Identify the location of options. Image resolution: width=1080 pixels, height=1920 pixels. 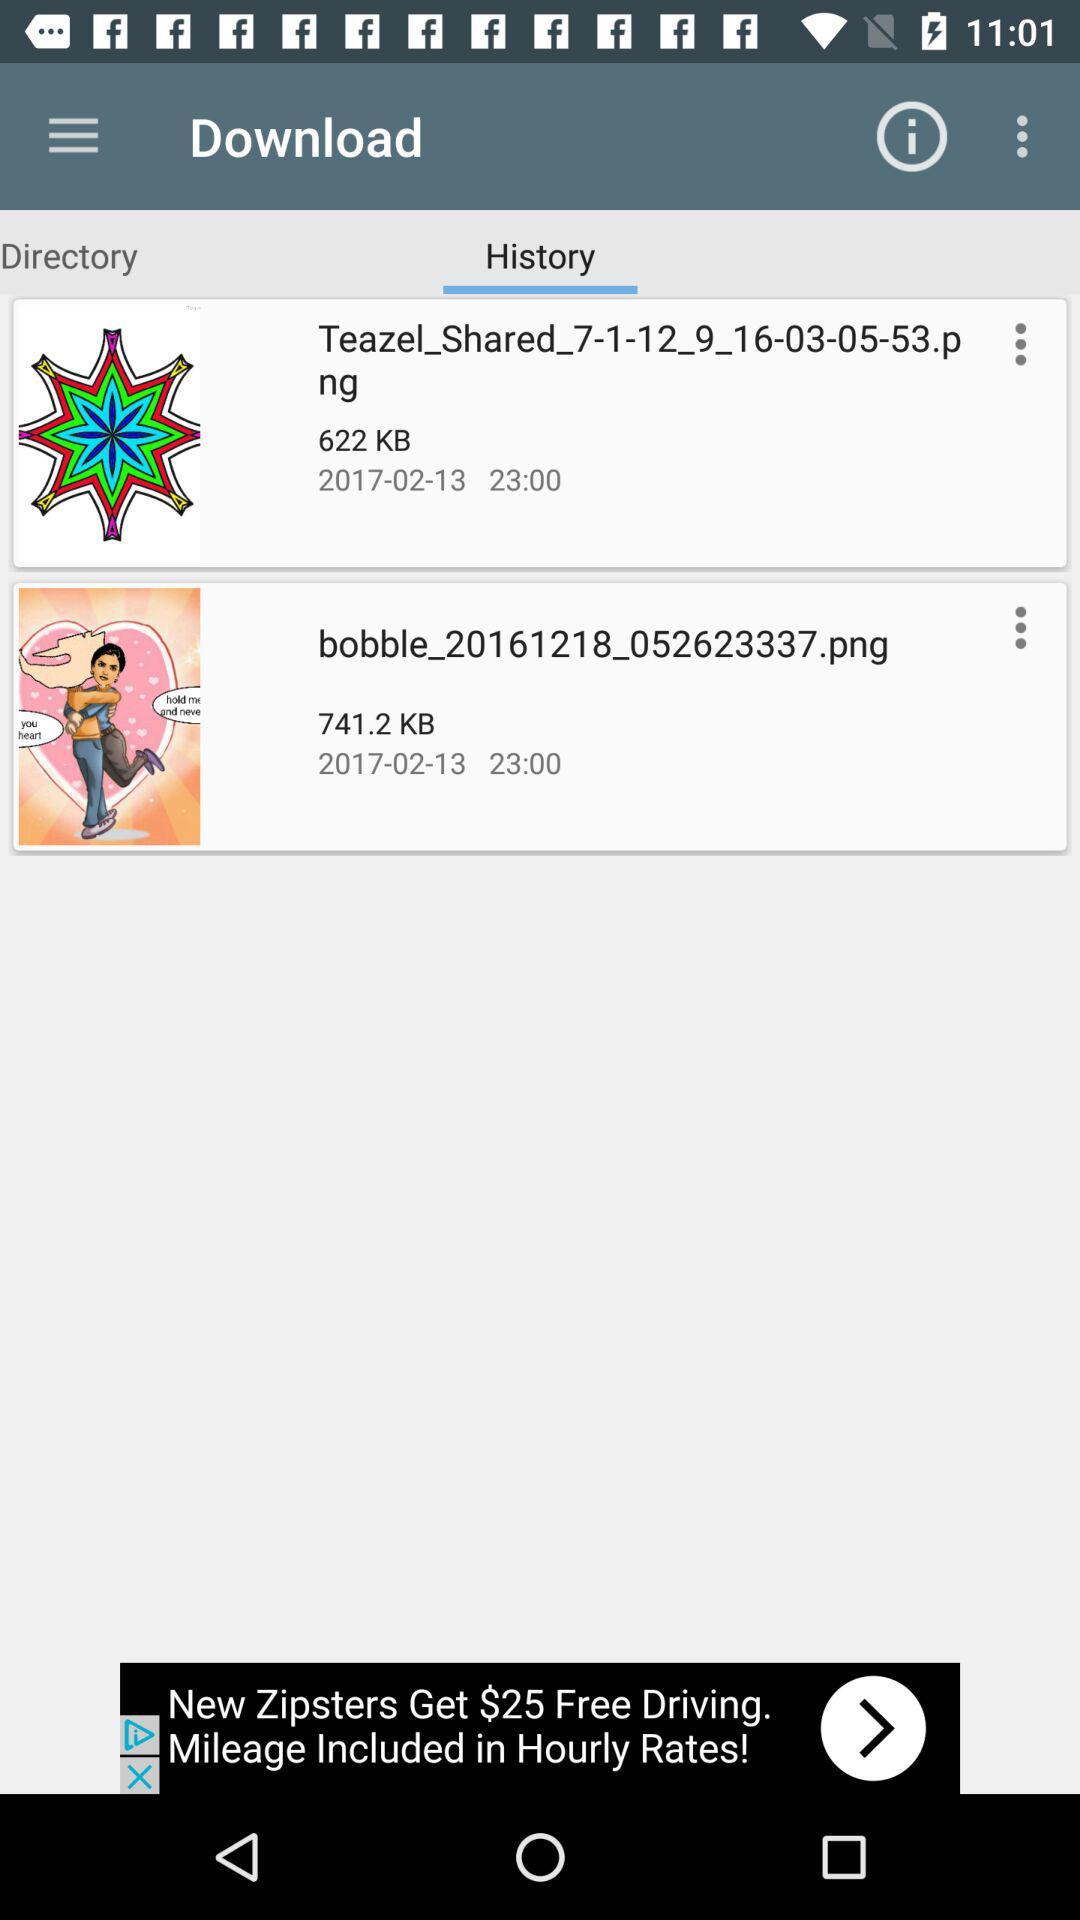
(1016, 344).